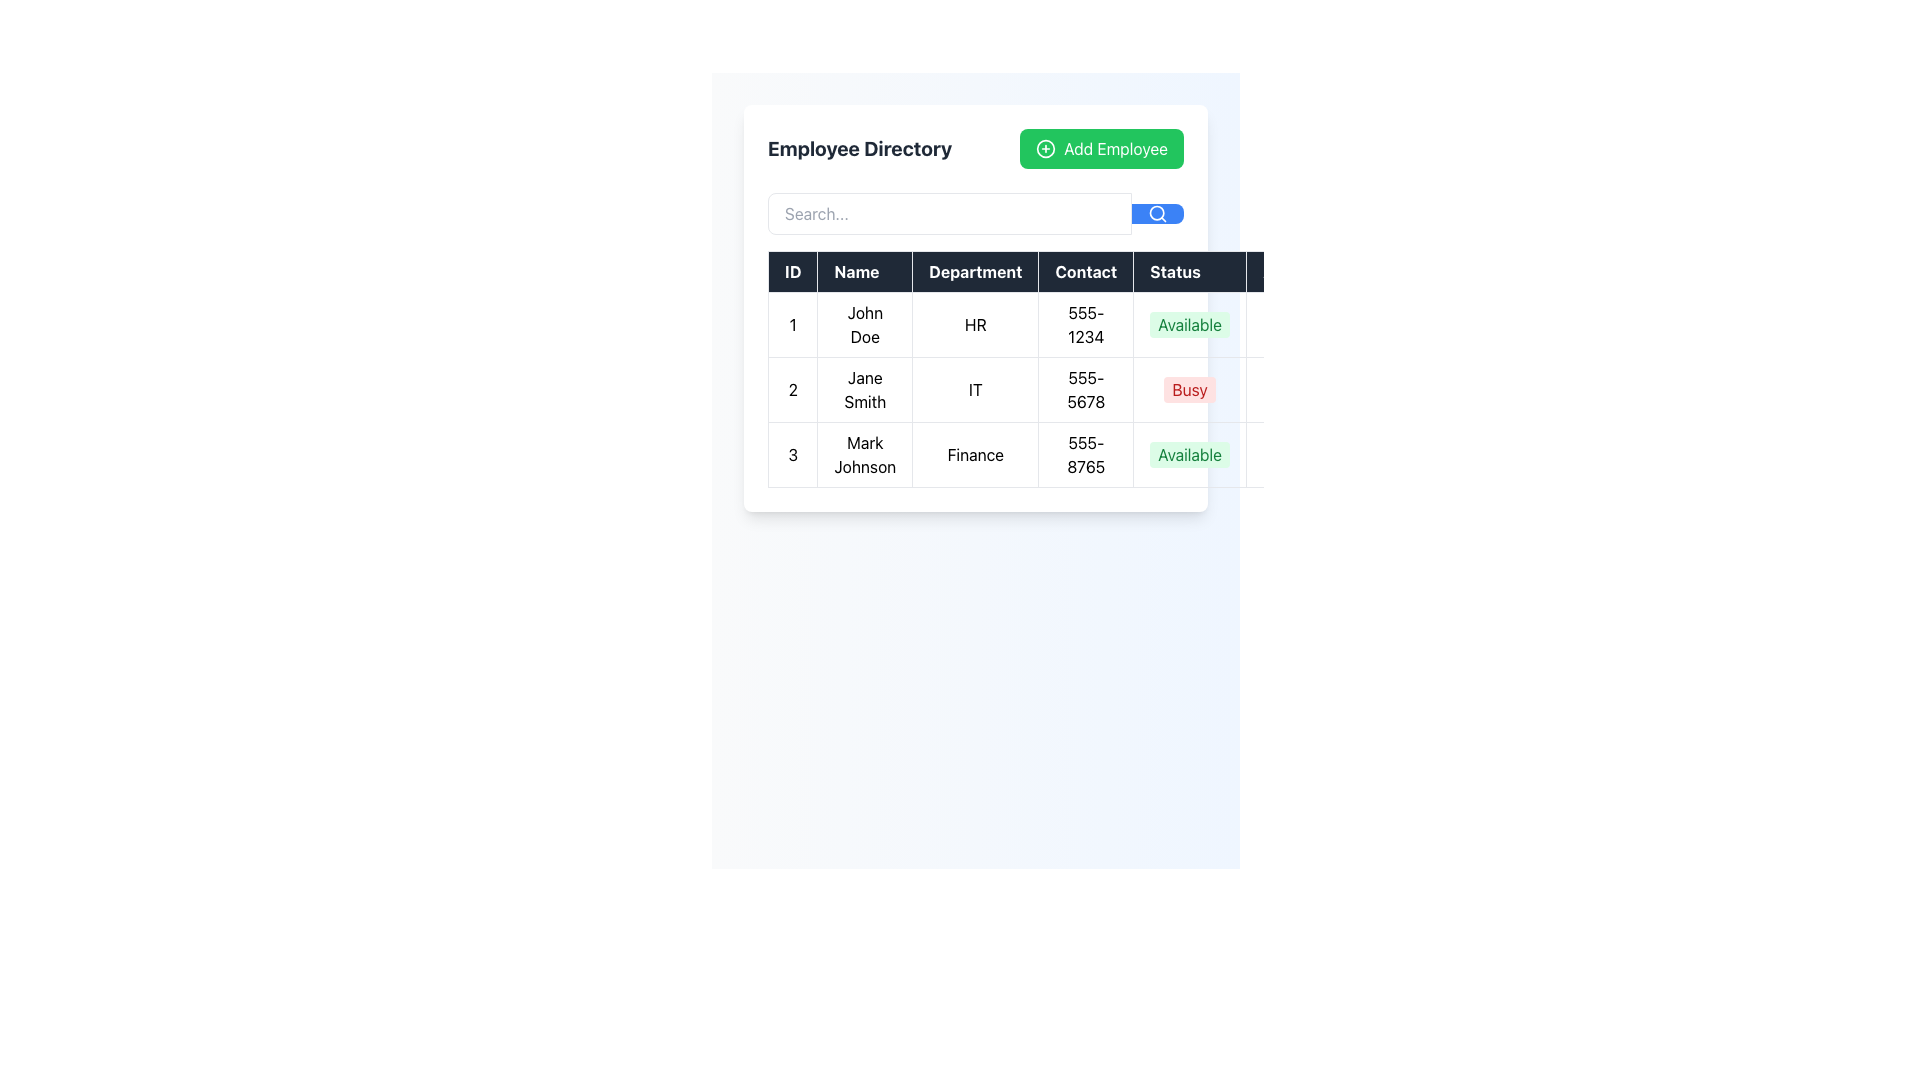  I want to click on the 'Available' Text Indicator located in the rightmost column of the table under the 'Status' header, corresponding to the first row, so click(1190, 323).